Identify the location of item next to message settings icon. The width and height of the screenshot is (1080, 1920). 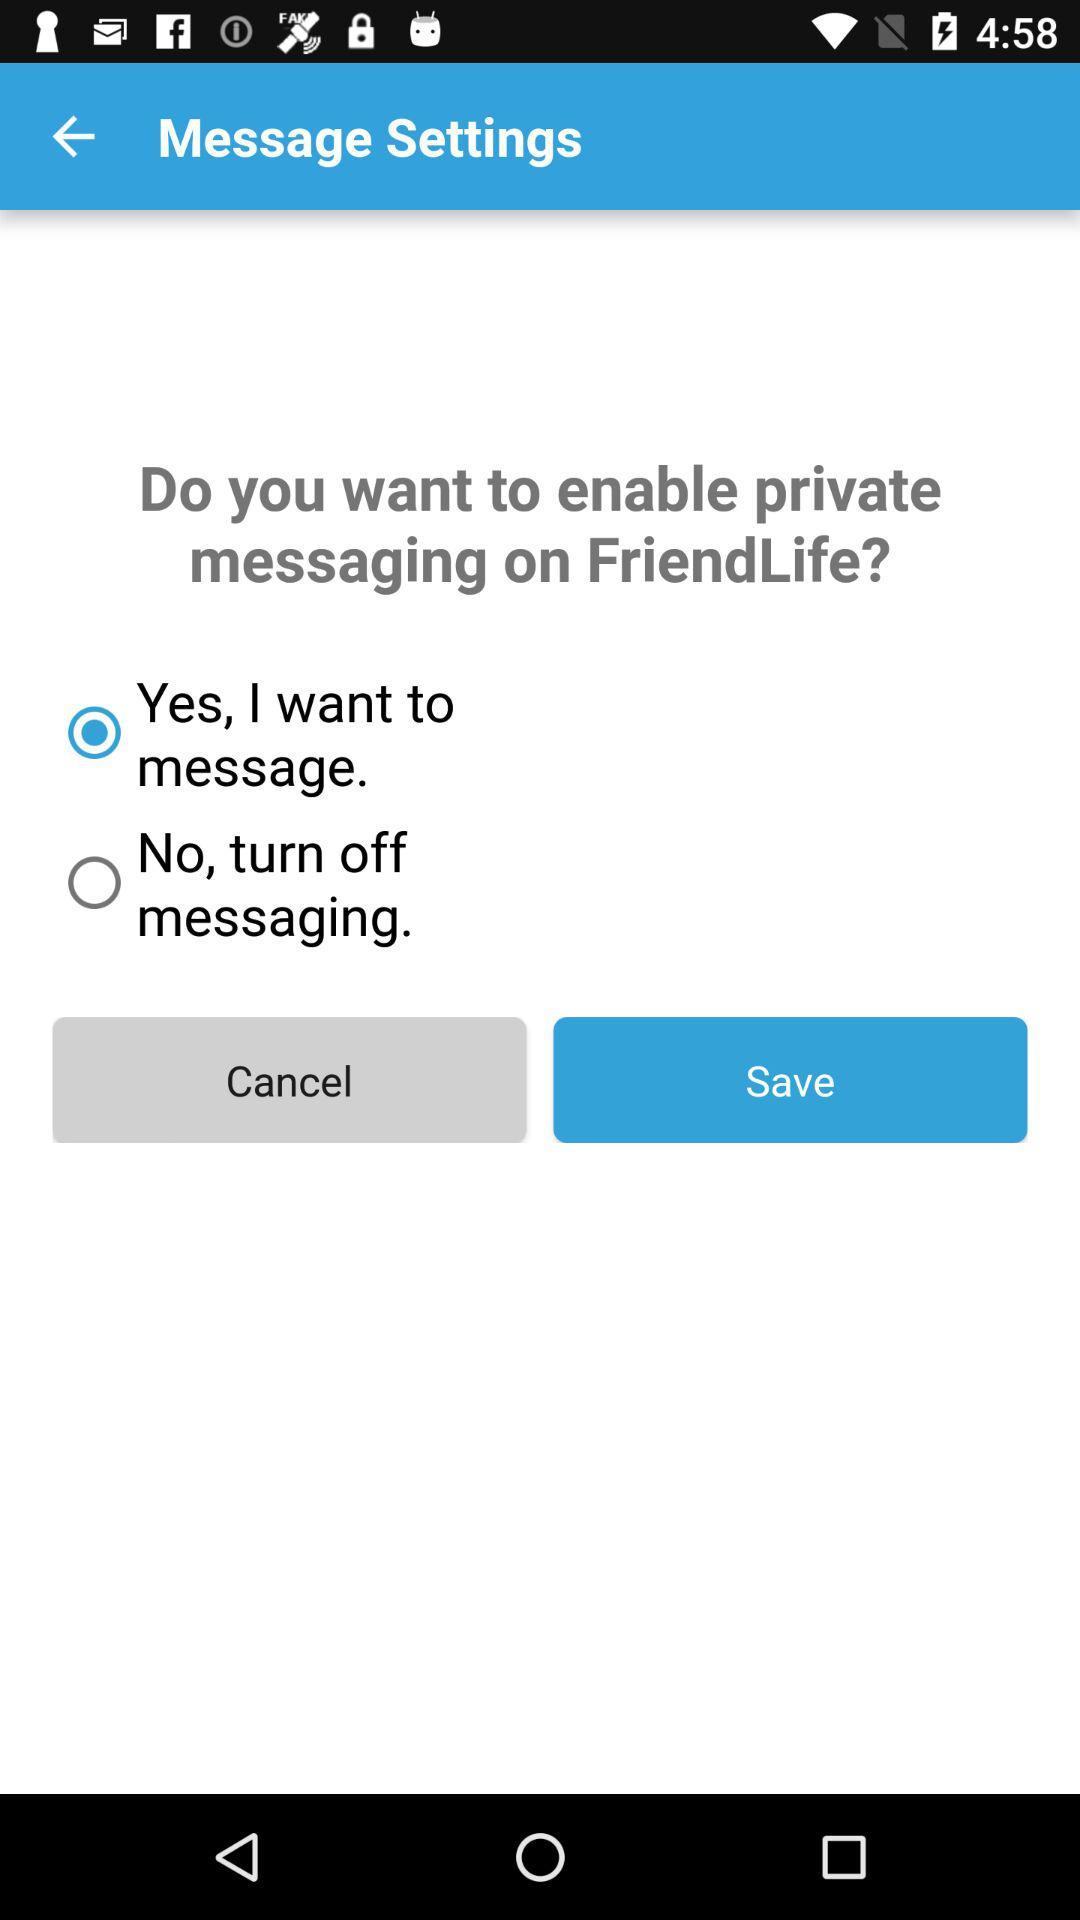
(72, 135).